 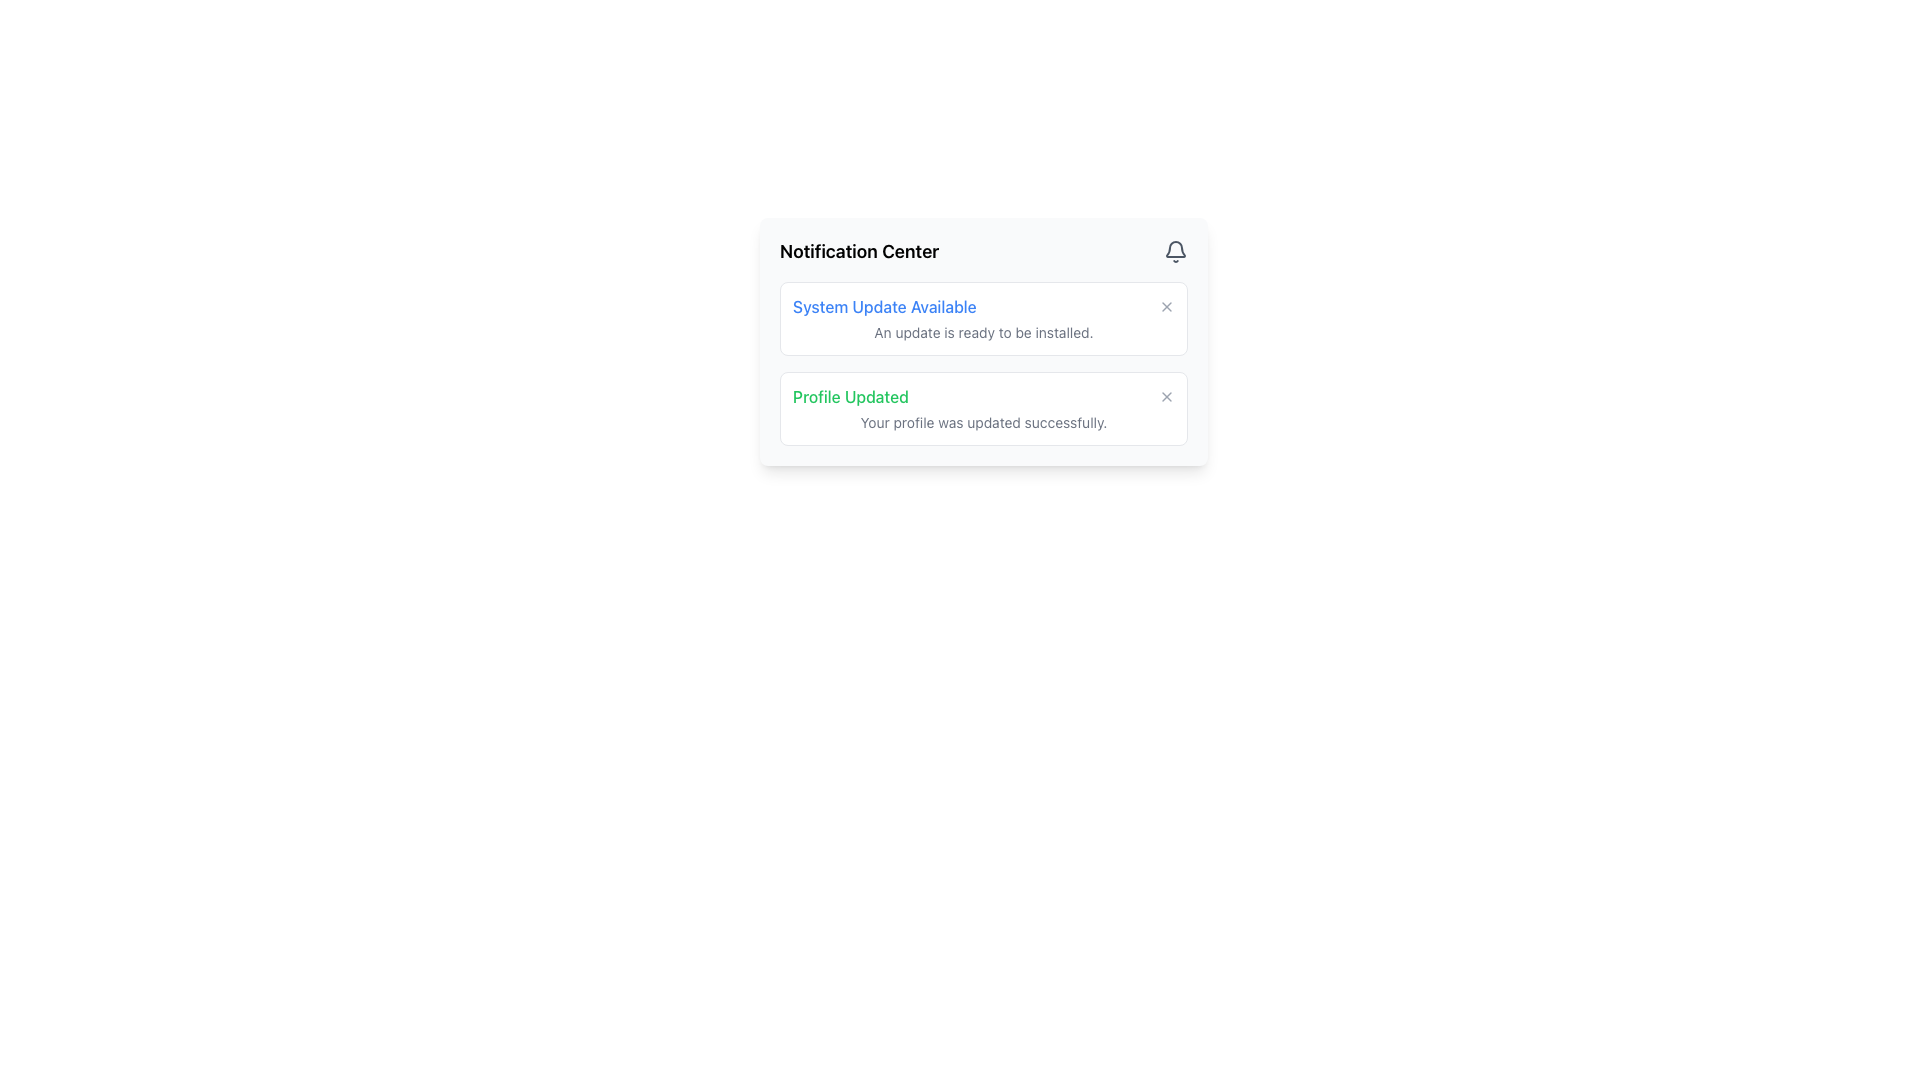 I want to click on the second notification card in the 'Notification Center', so click(x=983, y=407).